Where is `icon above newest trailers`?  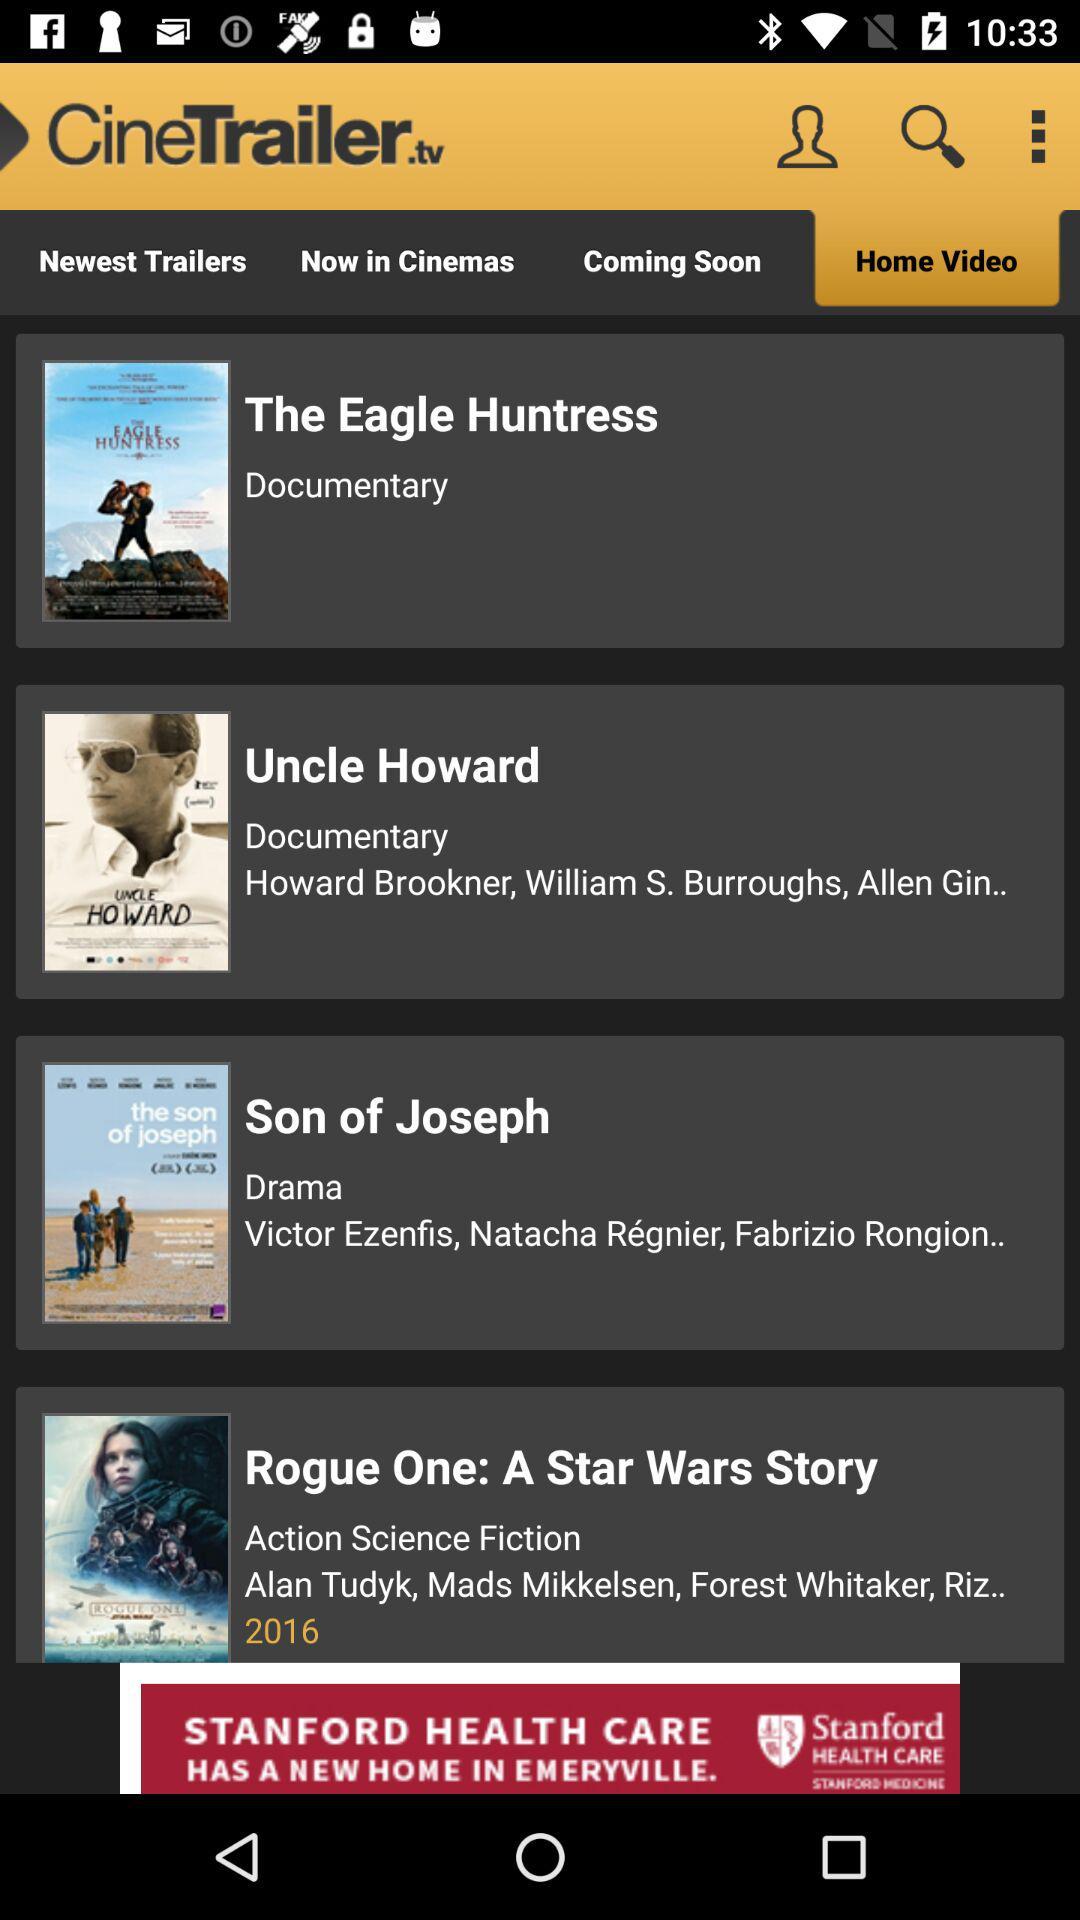 icon above newest trailers is located at coordinates (223, 135).